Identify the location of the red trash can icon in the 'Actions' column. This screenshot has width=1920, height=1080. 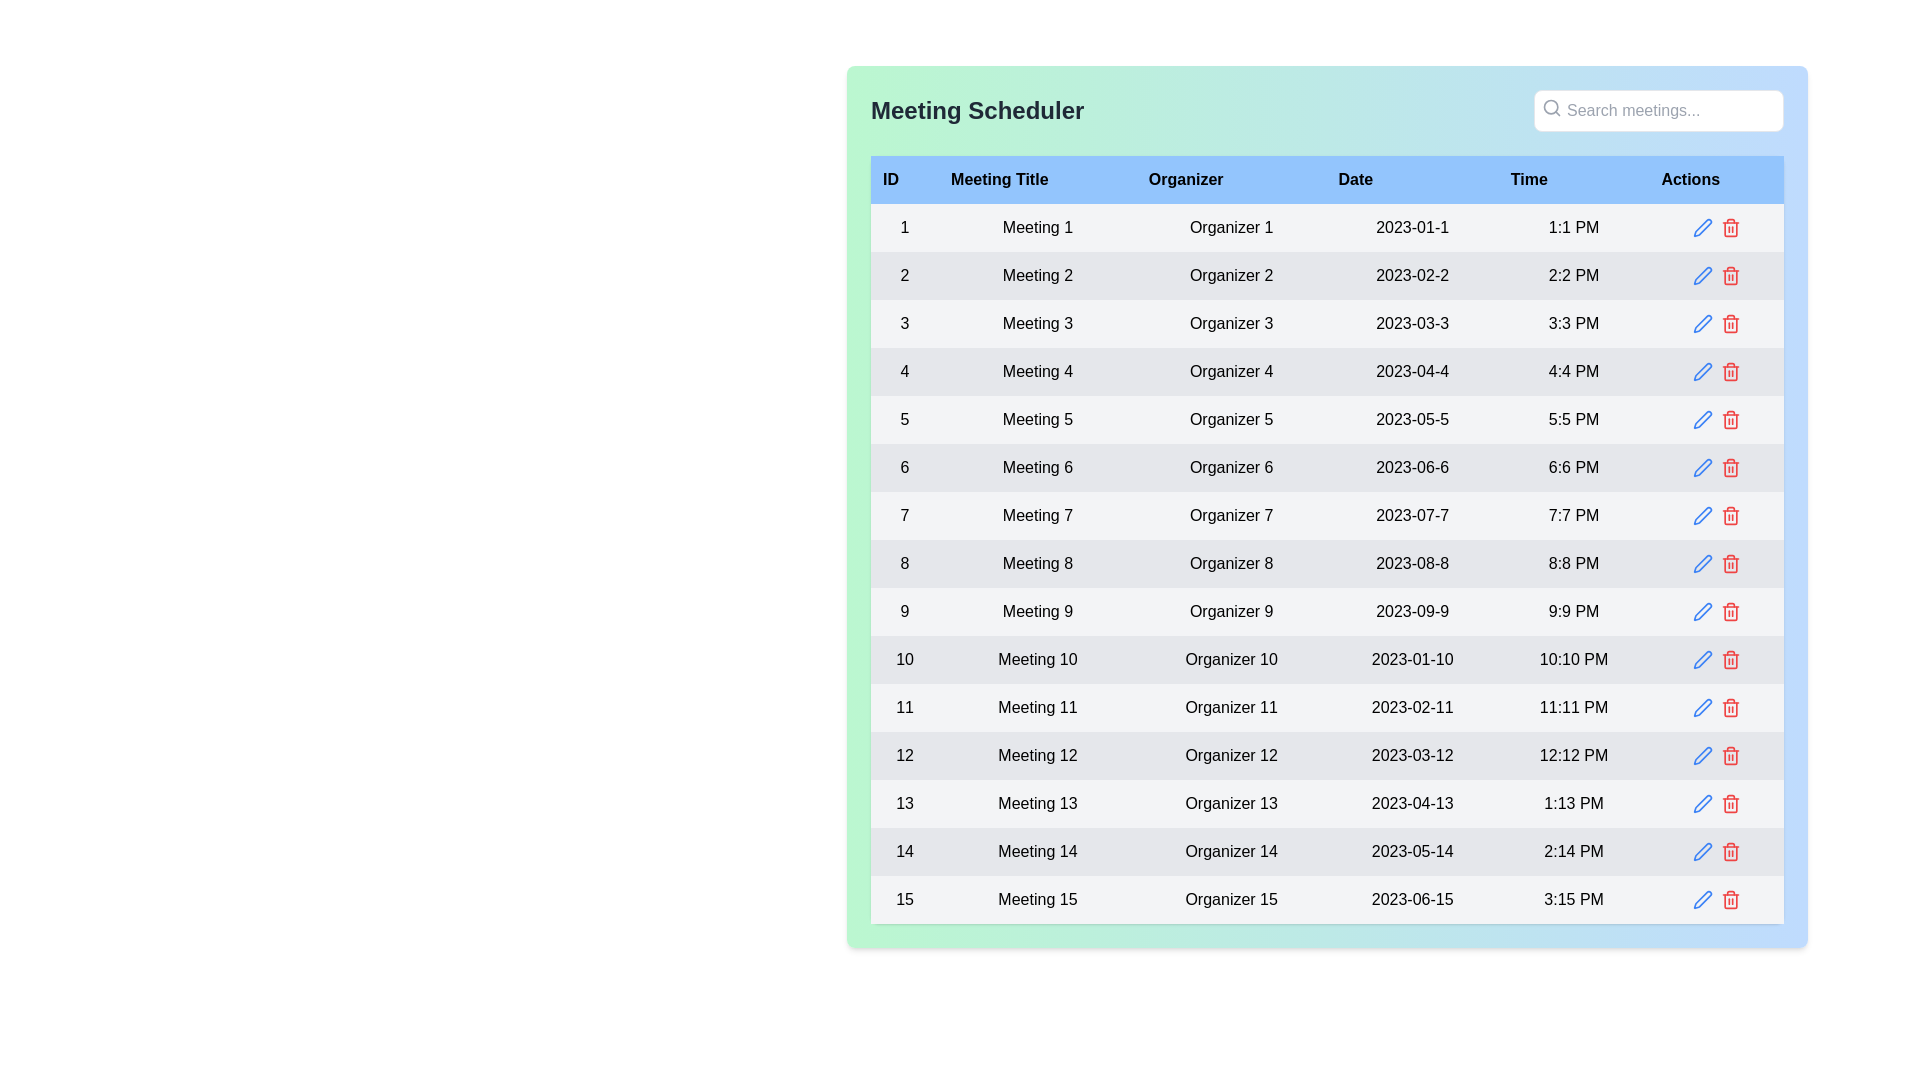
(1715, 515).